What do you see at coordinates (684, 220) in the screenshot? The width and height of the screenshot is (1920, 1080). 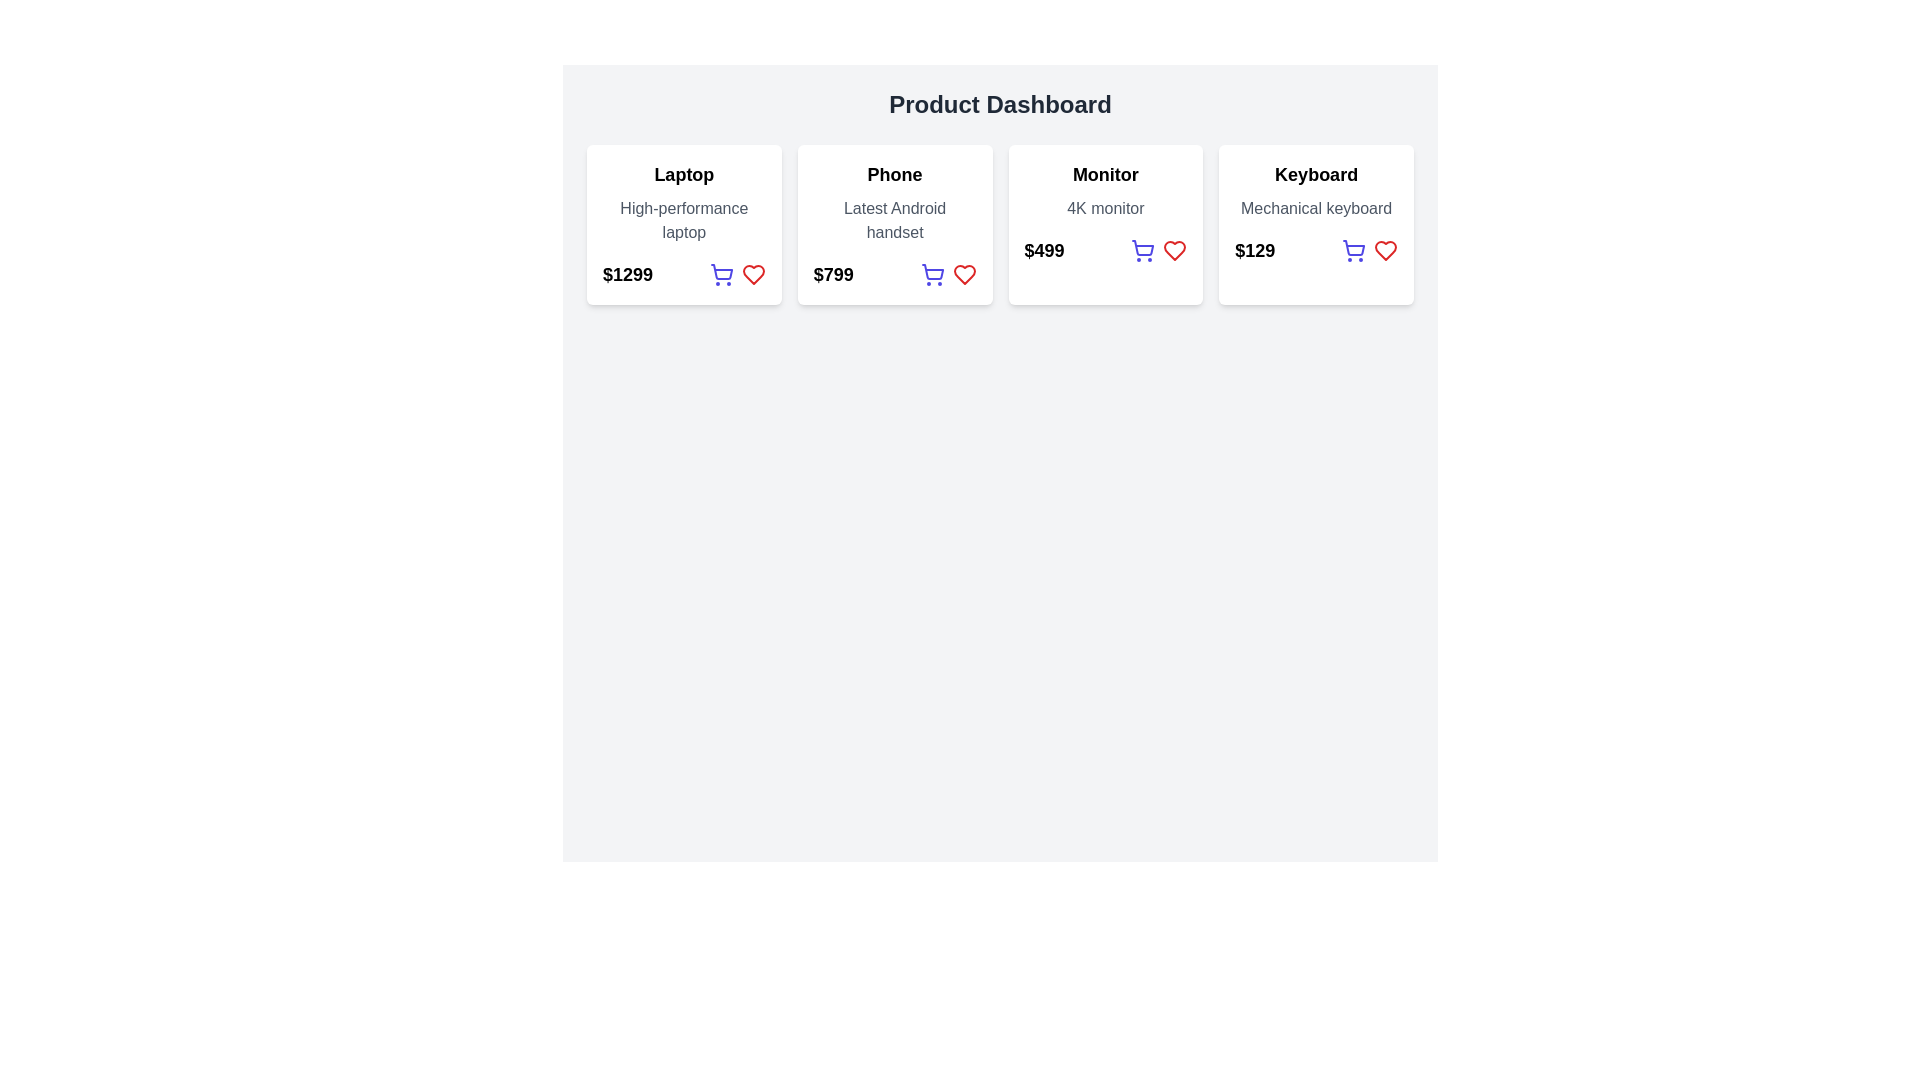 I see `the text label displaying 'High-performance laptop', which is styled in gray and located below the bold 'Laptop' text in the card interface` at bounding box center [684, 220].